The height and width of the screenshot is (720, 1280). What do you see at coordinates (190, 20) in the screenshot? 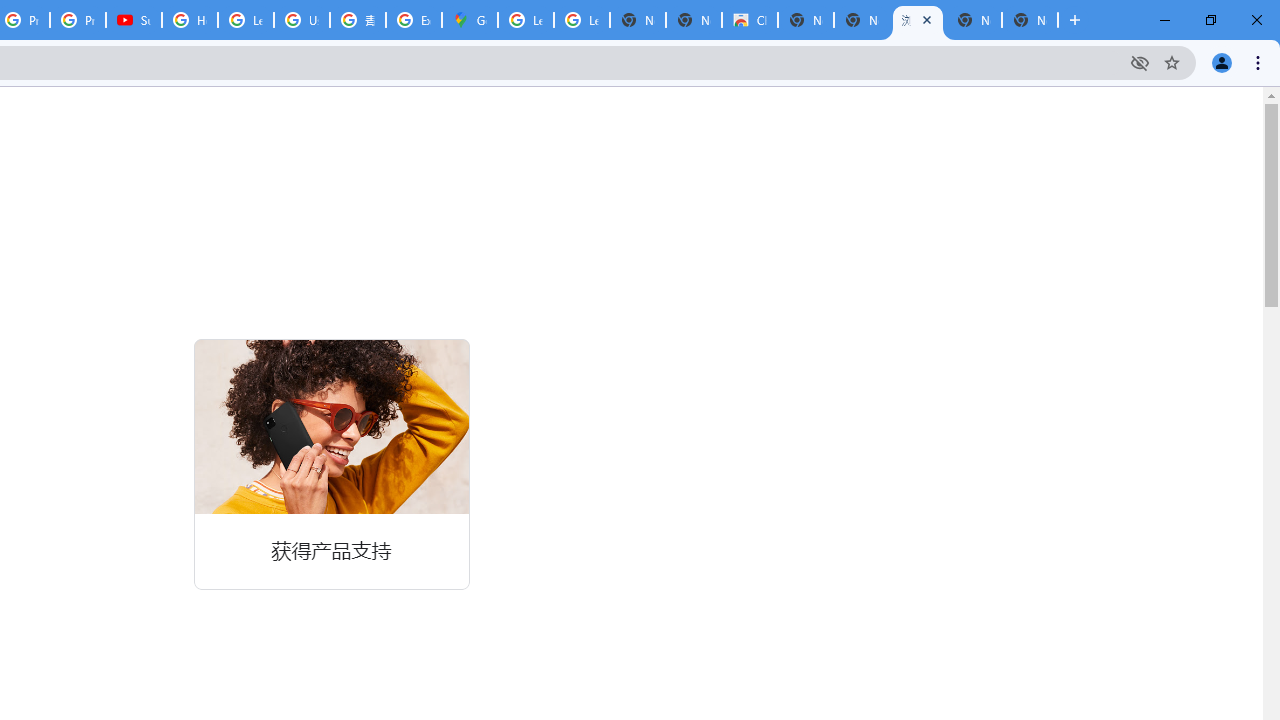
I see `'How Chrome protects your passwords - Google Chrome Help'` at bounding box center [190, 20].